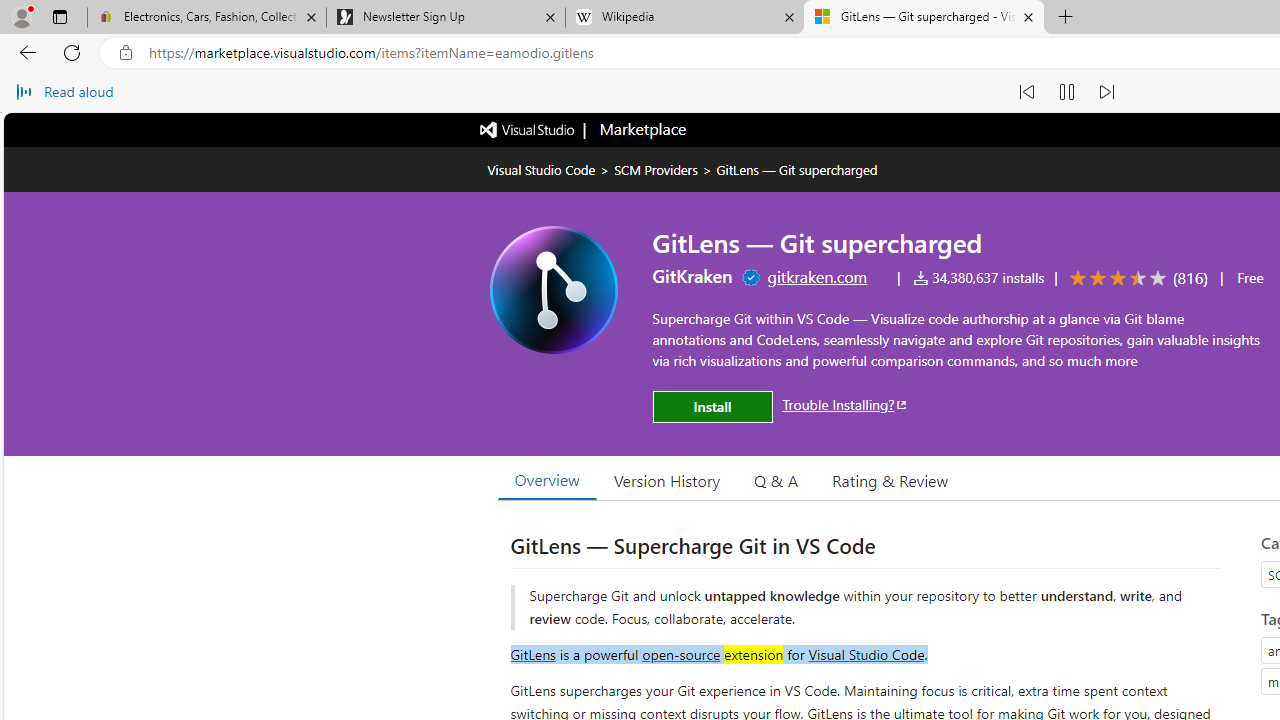  What do you see at coordinates (581, 129) in the screenshot?
I see `'Visual Studio logo Marketplace logo'` at bounding box center [581, 129].